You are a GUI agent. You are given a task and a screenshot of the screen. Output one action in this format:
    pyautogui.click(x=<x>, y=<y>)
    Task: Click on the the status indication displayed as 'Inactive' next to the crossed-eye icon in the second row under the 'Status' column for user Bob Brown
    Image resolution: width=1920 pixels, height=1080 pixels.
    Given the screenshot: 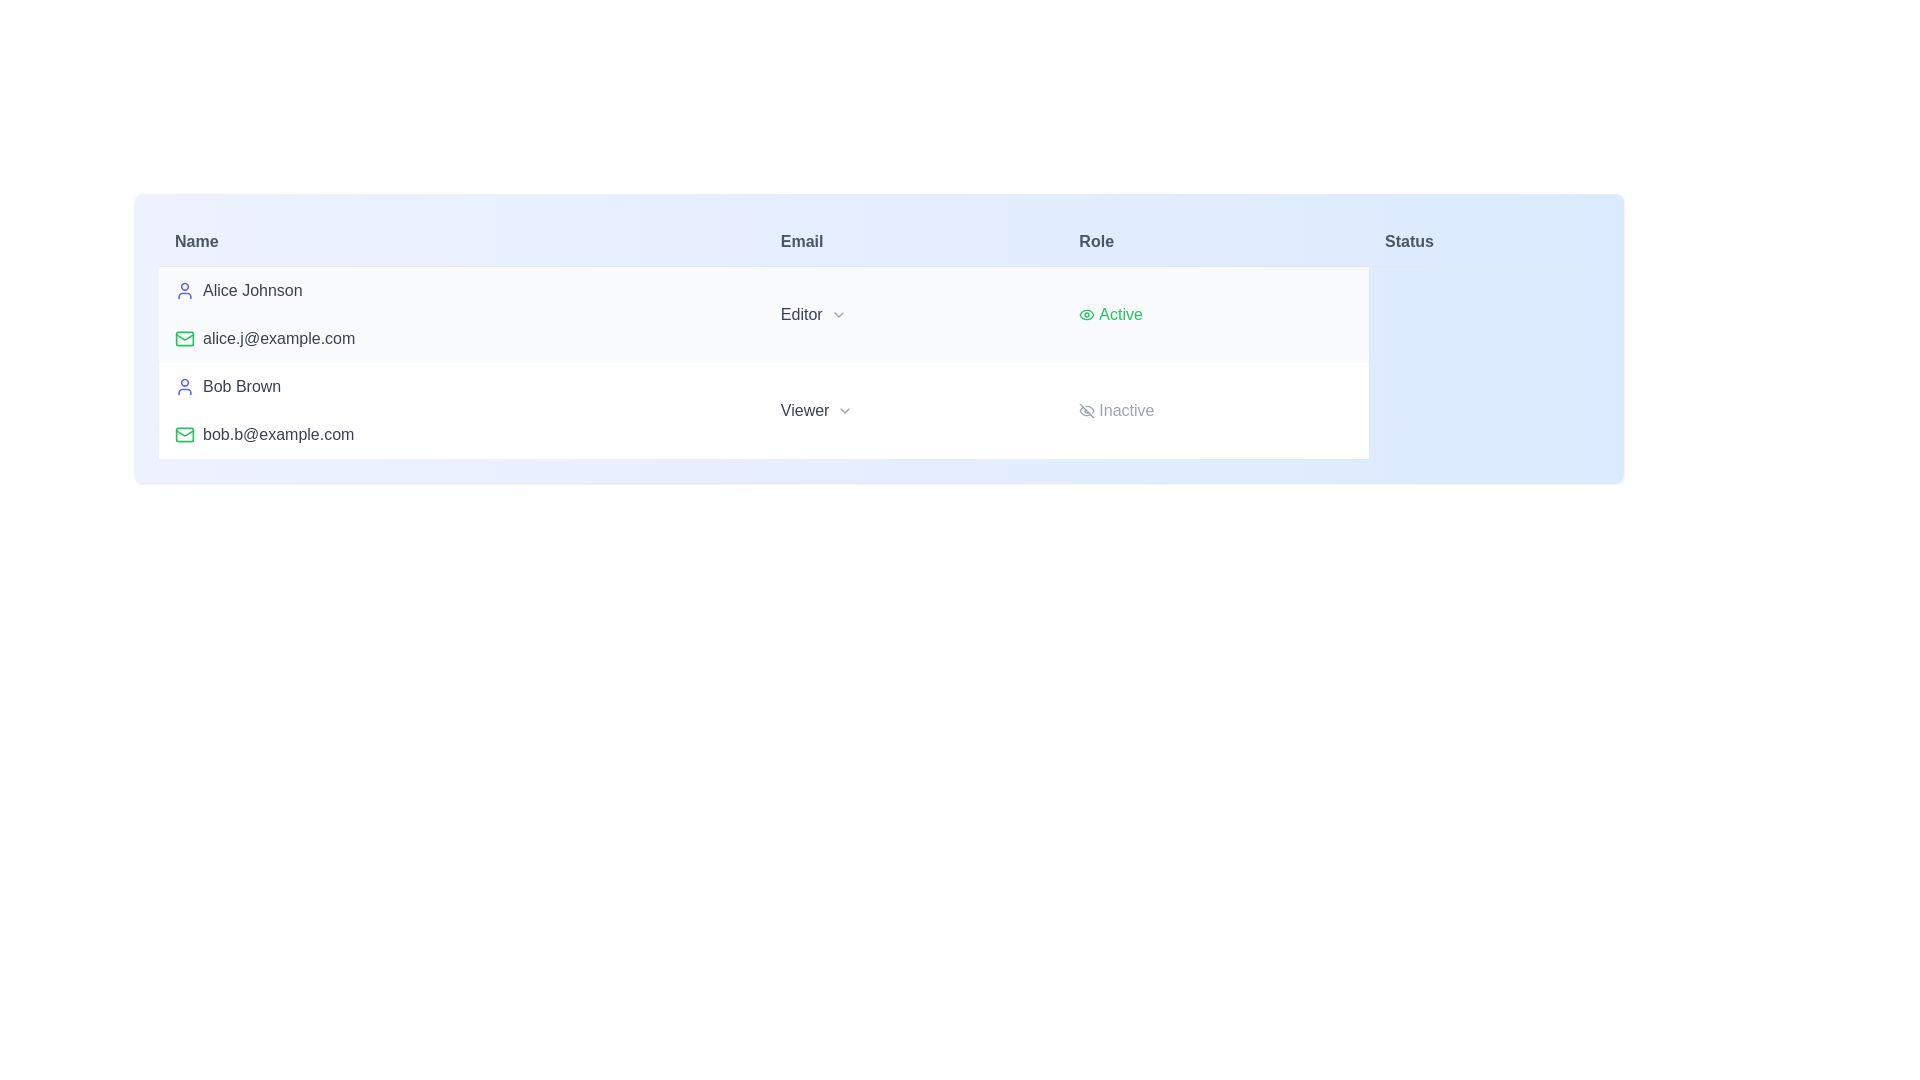 What is the action you would take?
    pyautogui.click(x=1215, y=410)
    